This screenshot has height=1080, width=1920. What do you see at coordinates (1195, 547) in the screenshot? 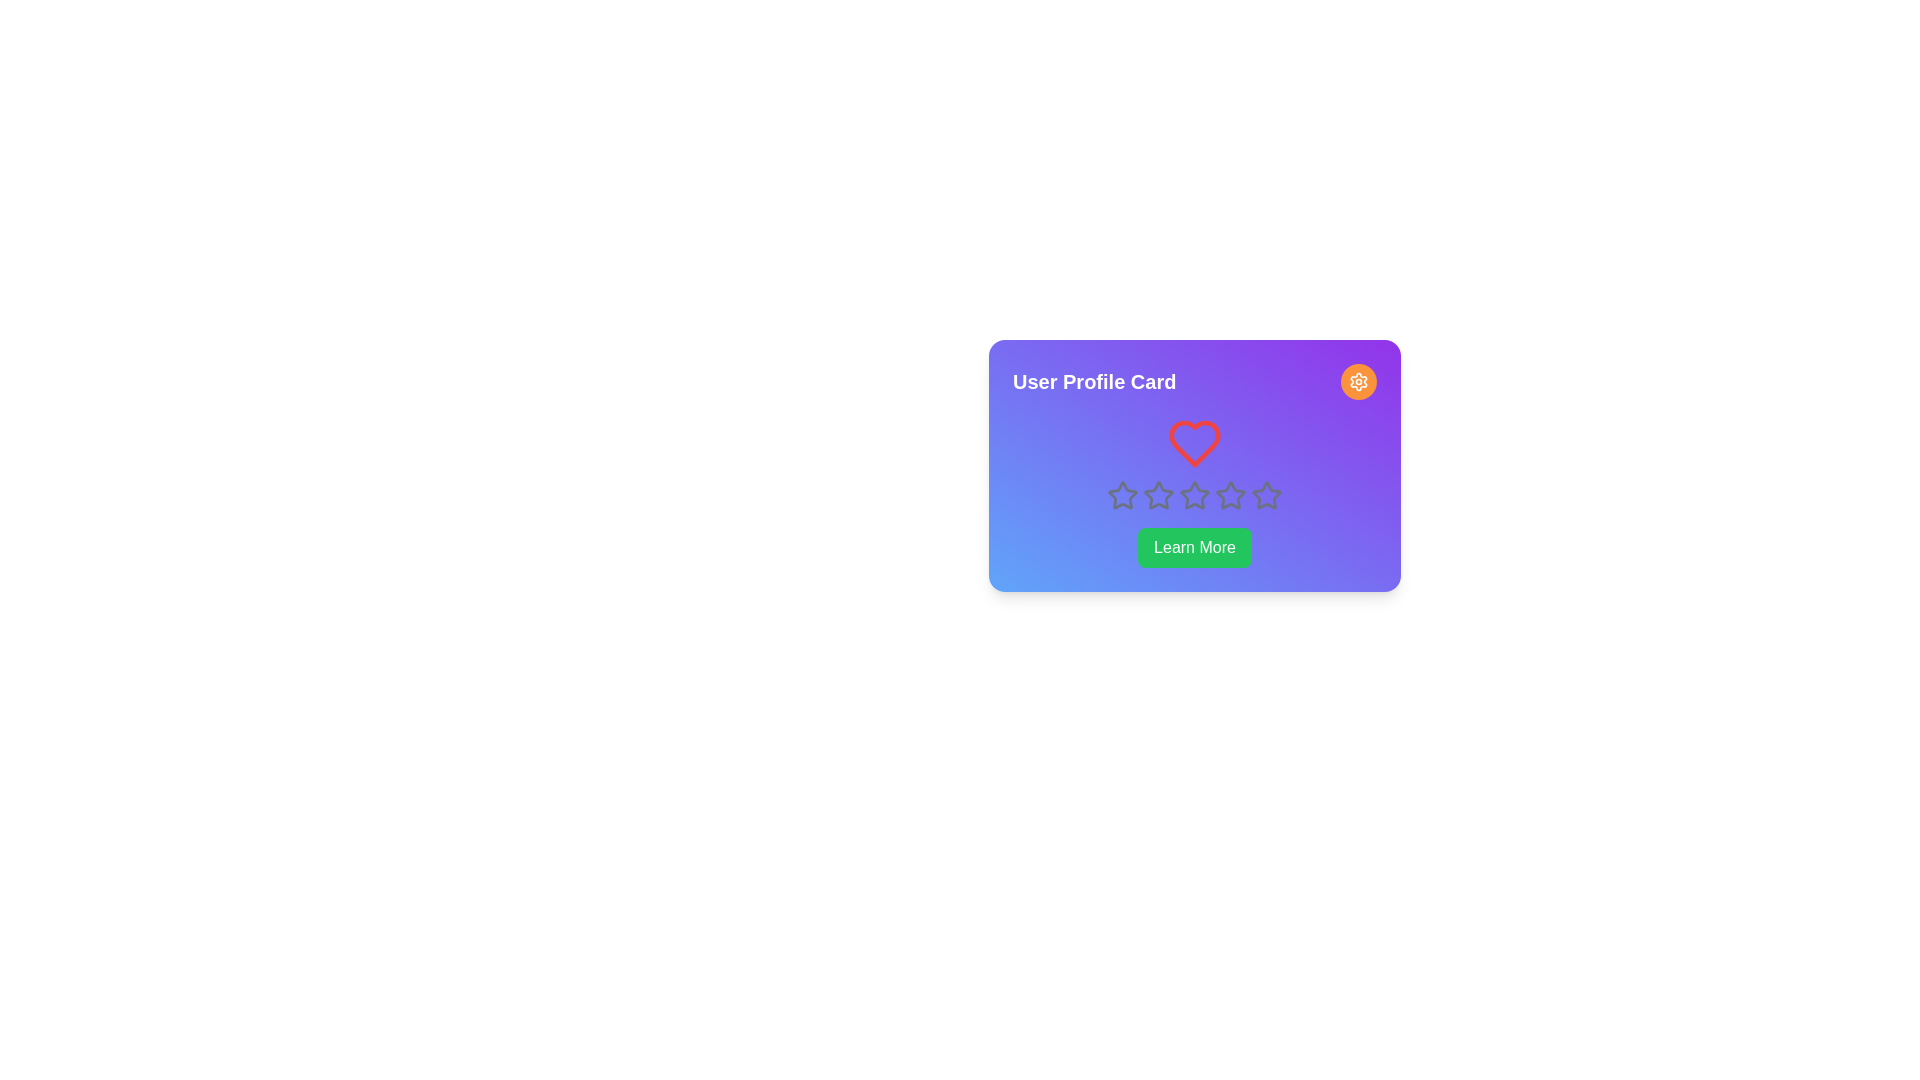
I see `the button located at the bottom of the card, centered horizontally, to observe the hover effect` at bounding box center [1195, 547].